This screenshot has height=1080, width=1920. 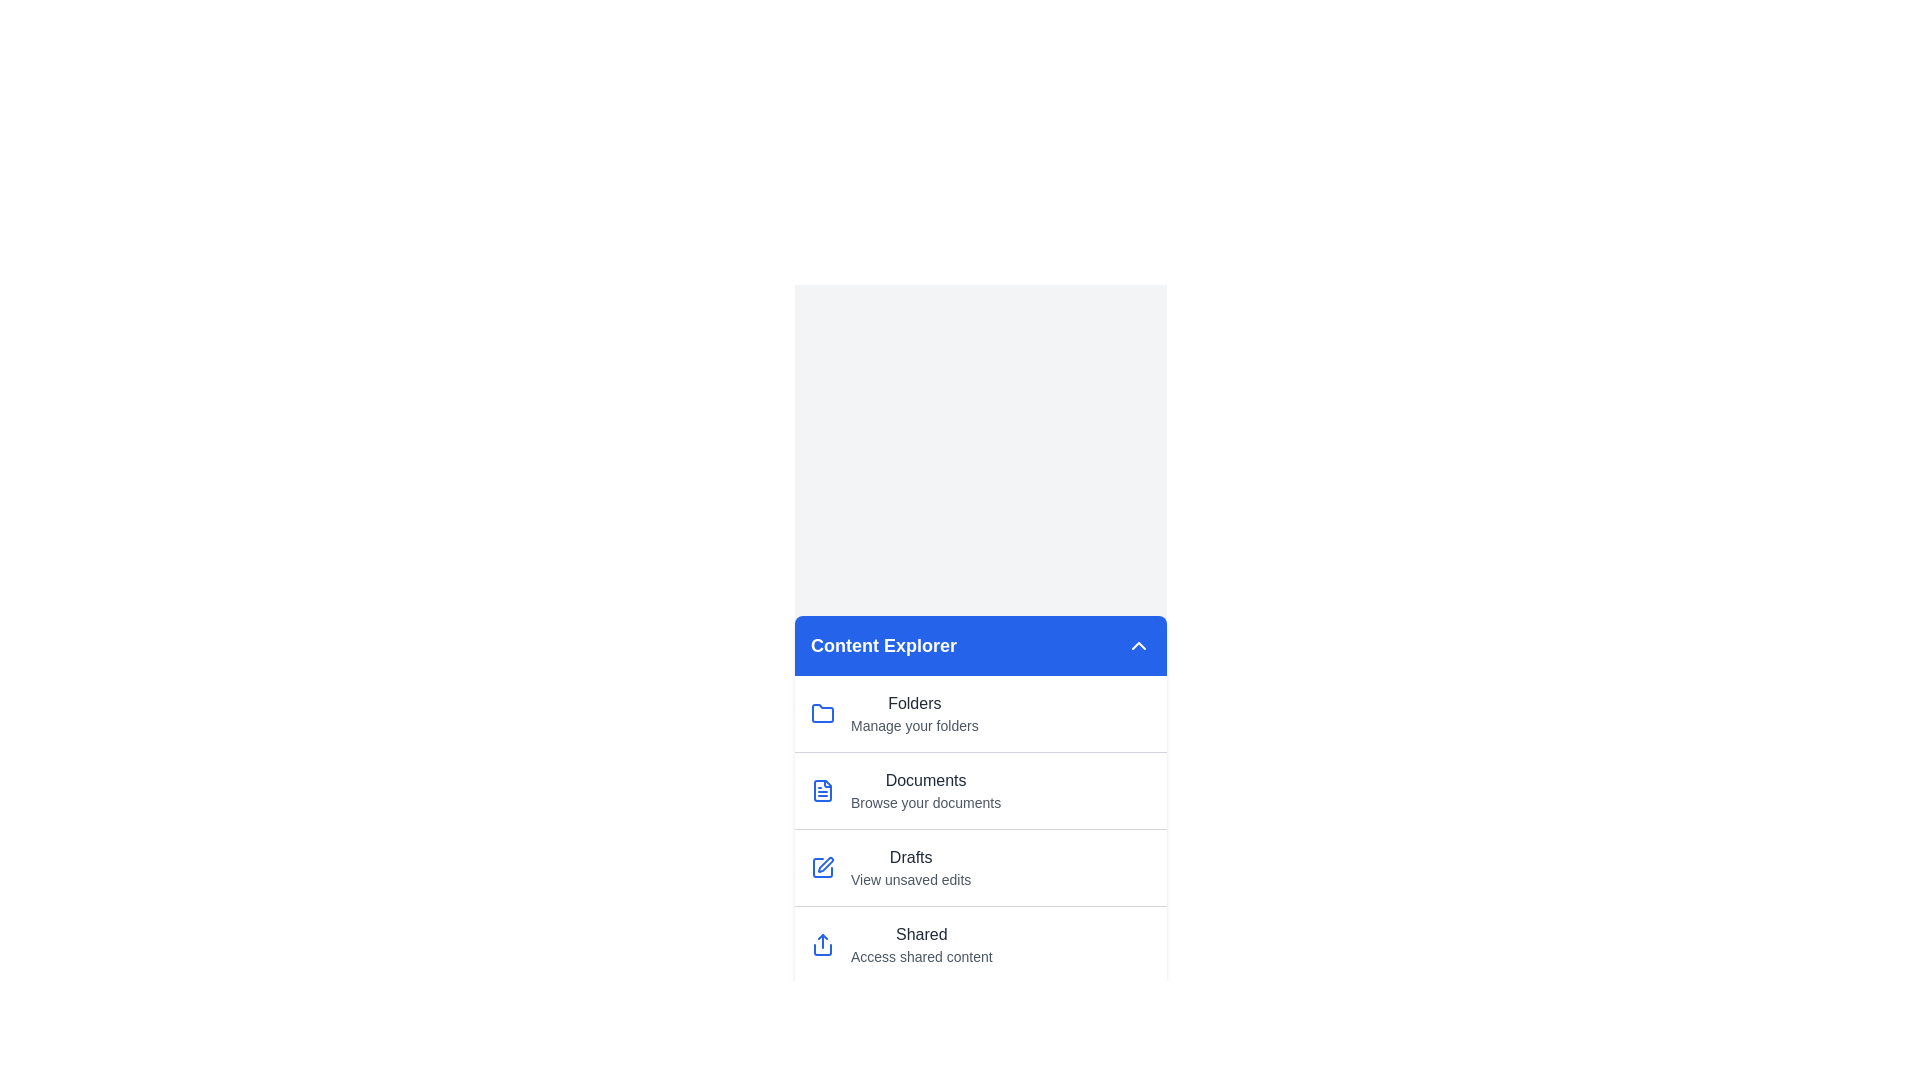 What do you see at coordinates (980, 712) in the screenshot?
I see `the menu item corresponding to Folders` at bounding box center [980, 712].